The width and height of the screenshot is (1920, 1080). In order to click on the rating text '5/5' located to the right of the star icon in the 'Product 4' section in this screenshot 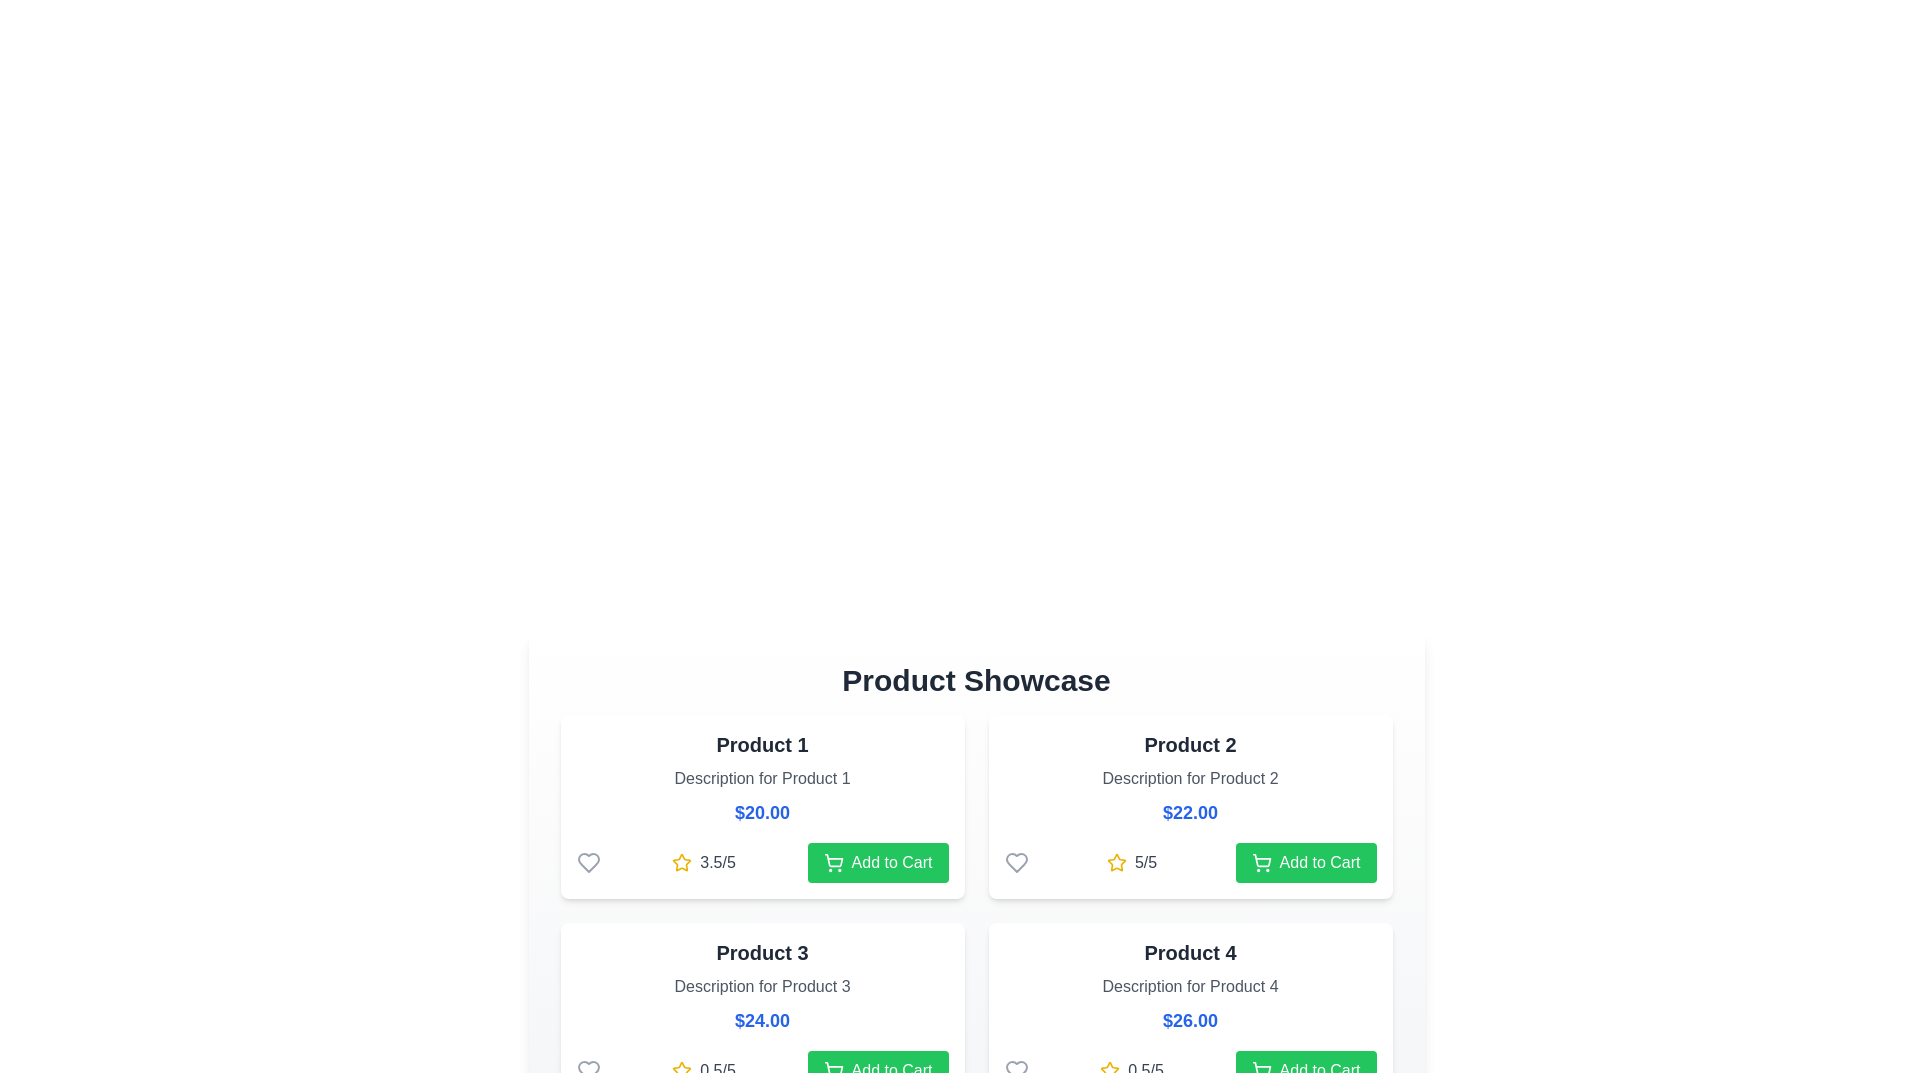, I will do `click(1146, 862)`.